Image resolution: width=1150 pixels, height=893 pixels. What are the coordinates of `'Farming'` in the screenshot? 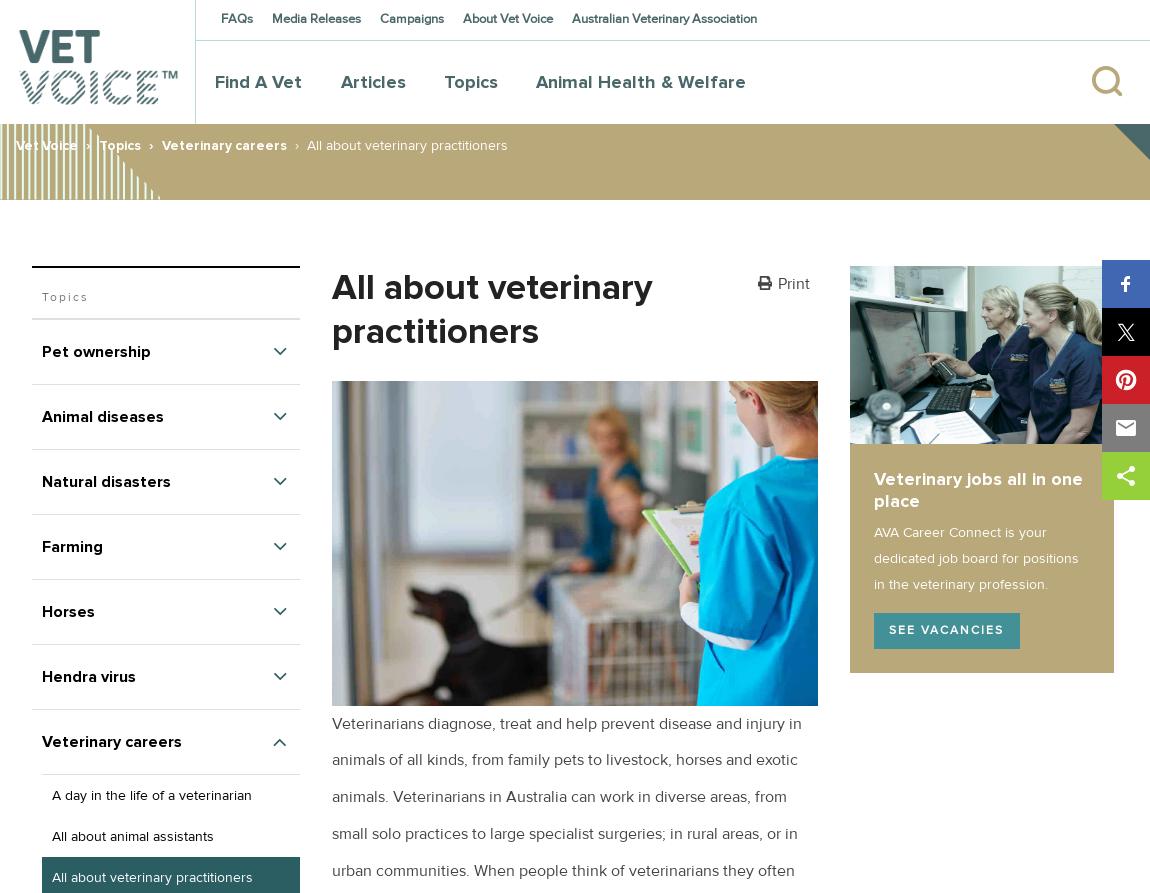 It's located at (71, 545).